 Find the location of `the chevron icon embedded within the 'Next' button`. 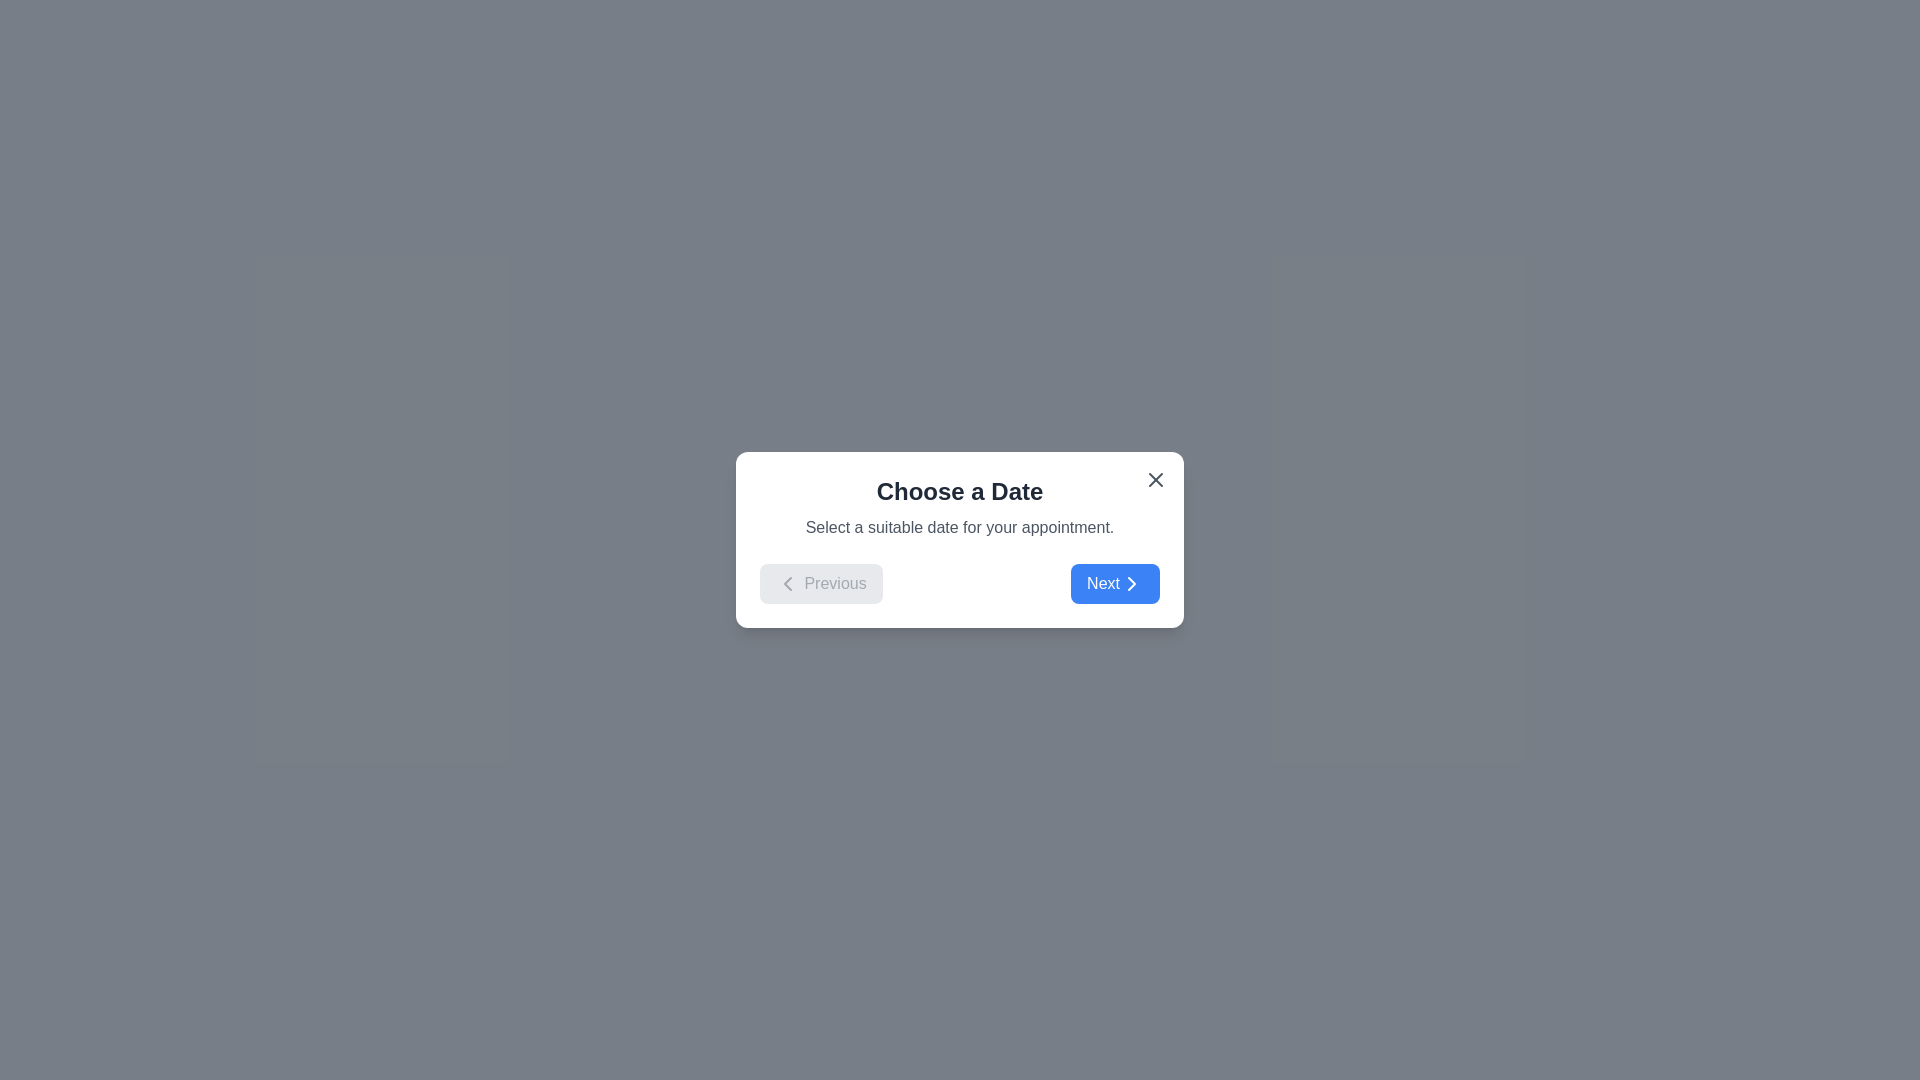

the chevron icon embedded within the 'Next' button is located at coordinates (1132, 583).